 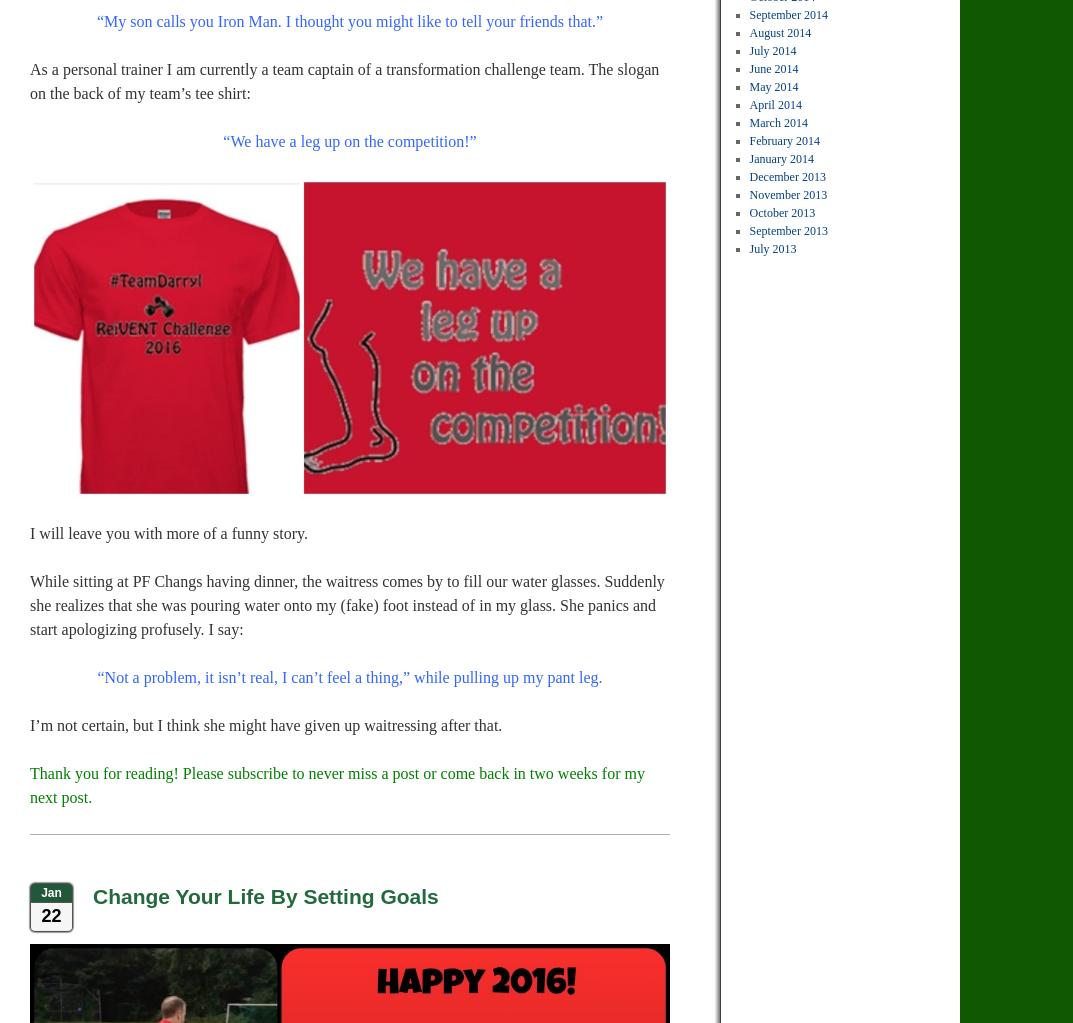 What do you see at coordinates (167, 532) in the screenshot?
I see `'I will leave you with more of a funny story.'` at bounding box center [167, 532].